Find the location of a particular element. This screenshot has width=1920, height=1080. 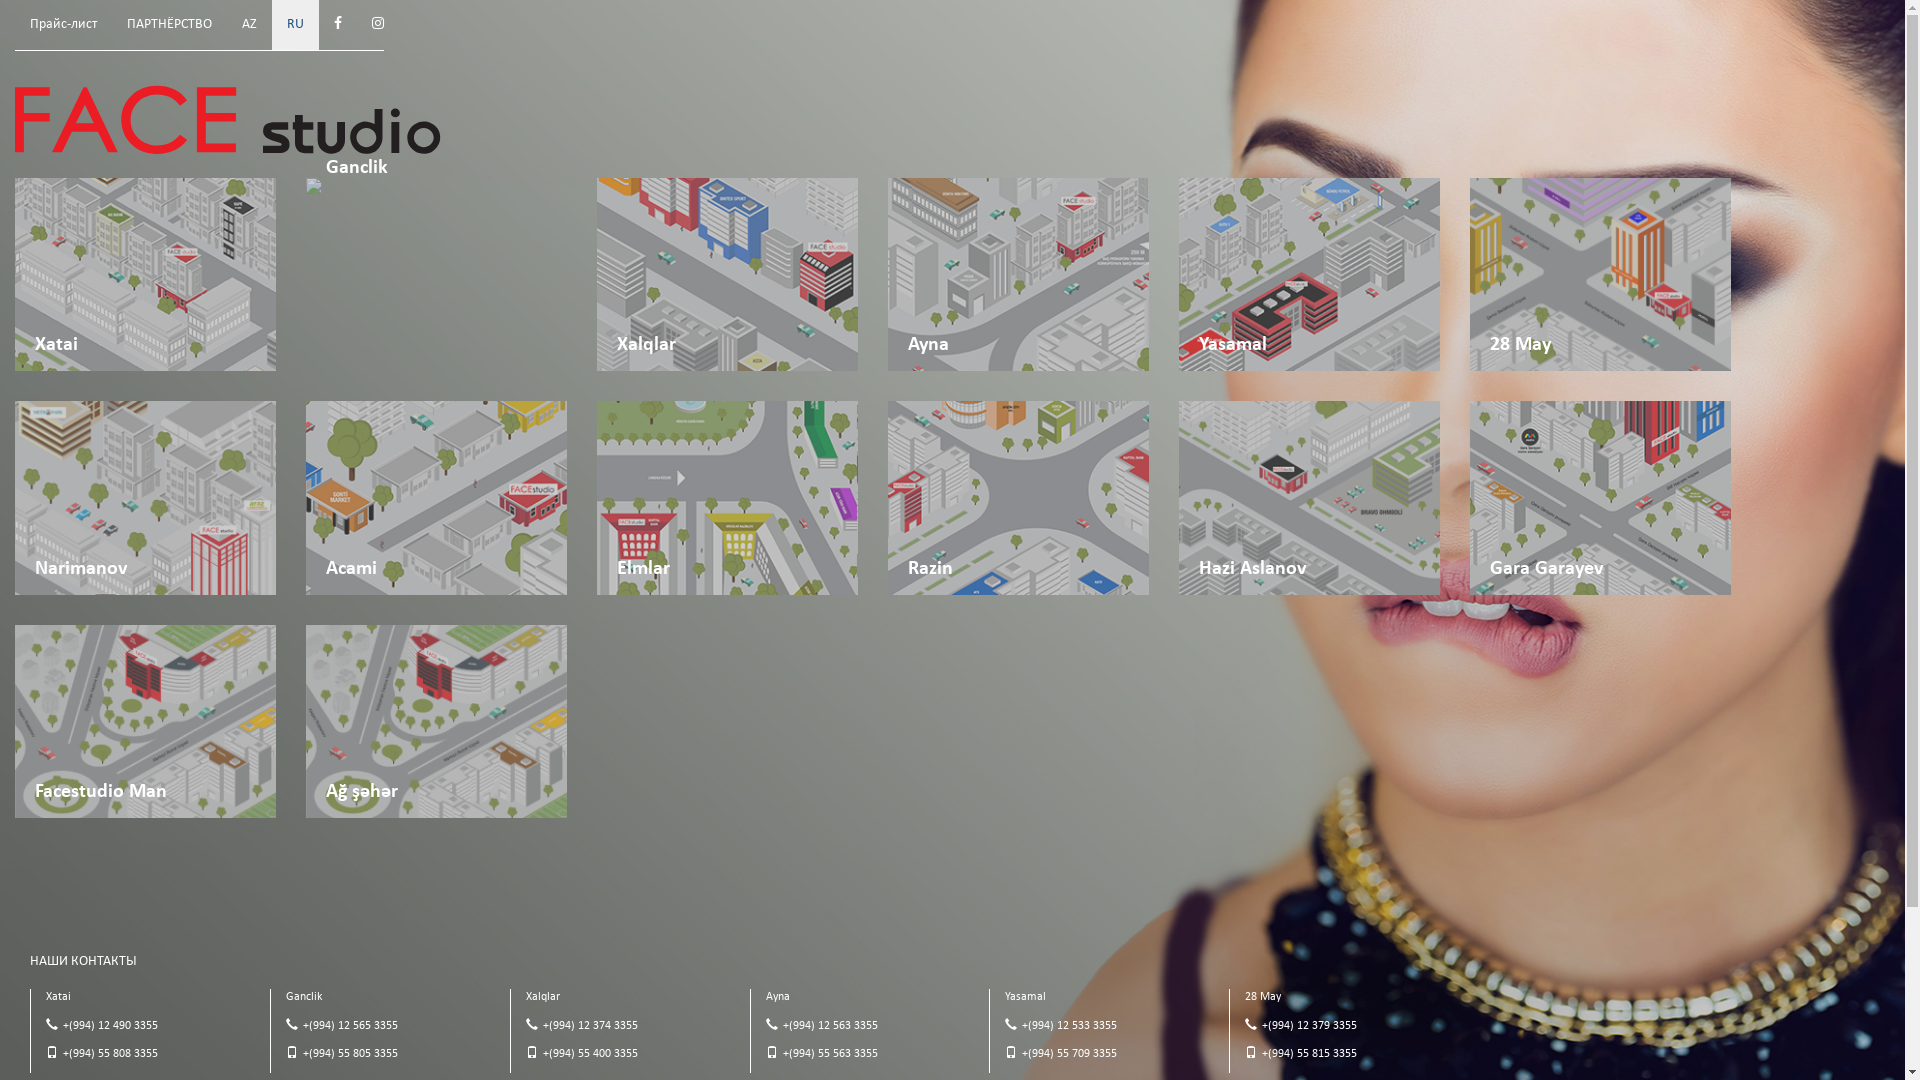

'+(994) 55 400 3355' is located at coordinates (589, 1052).